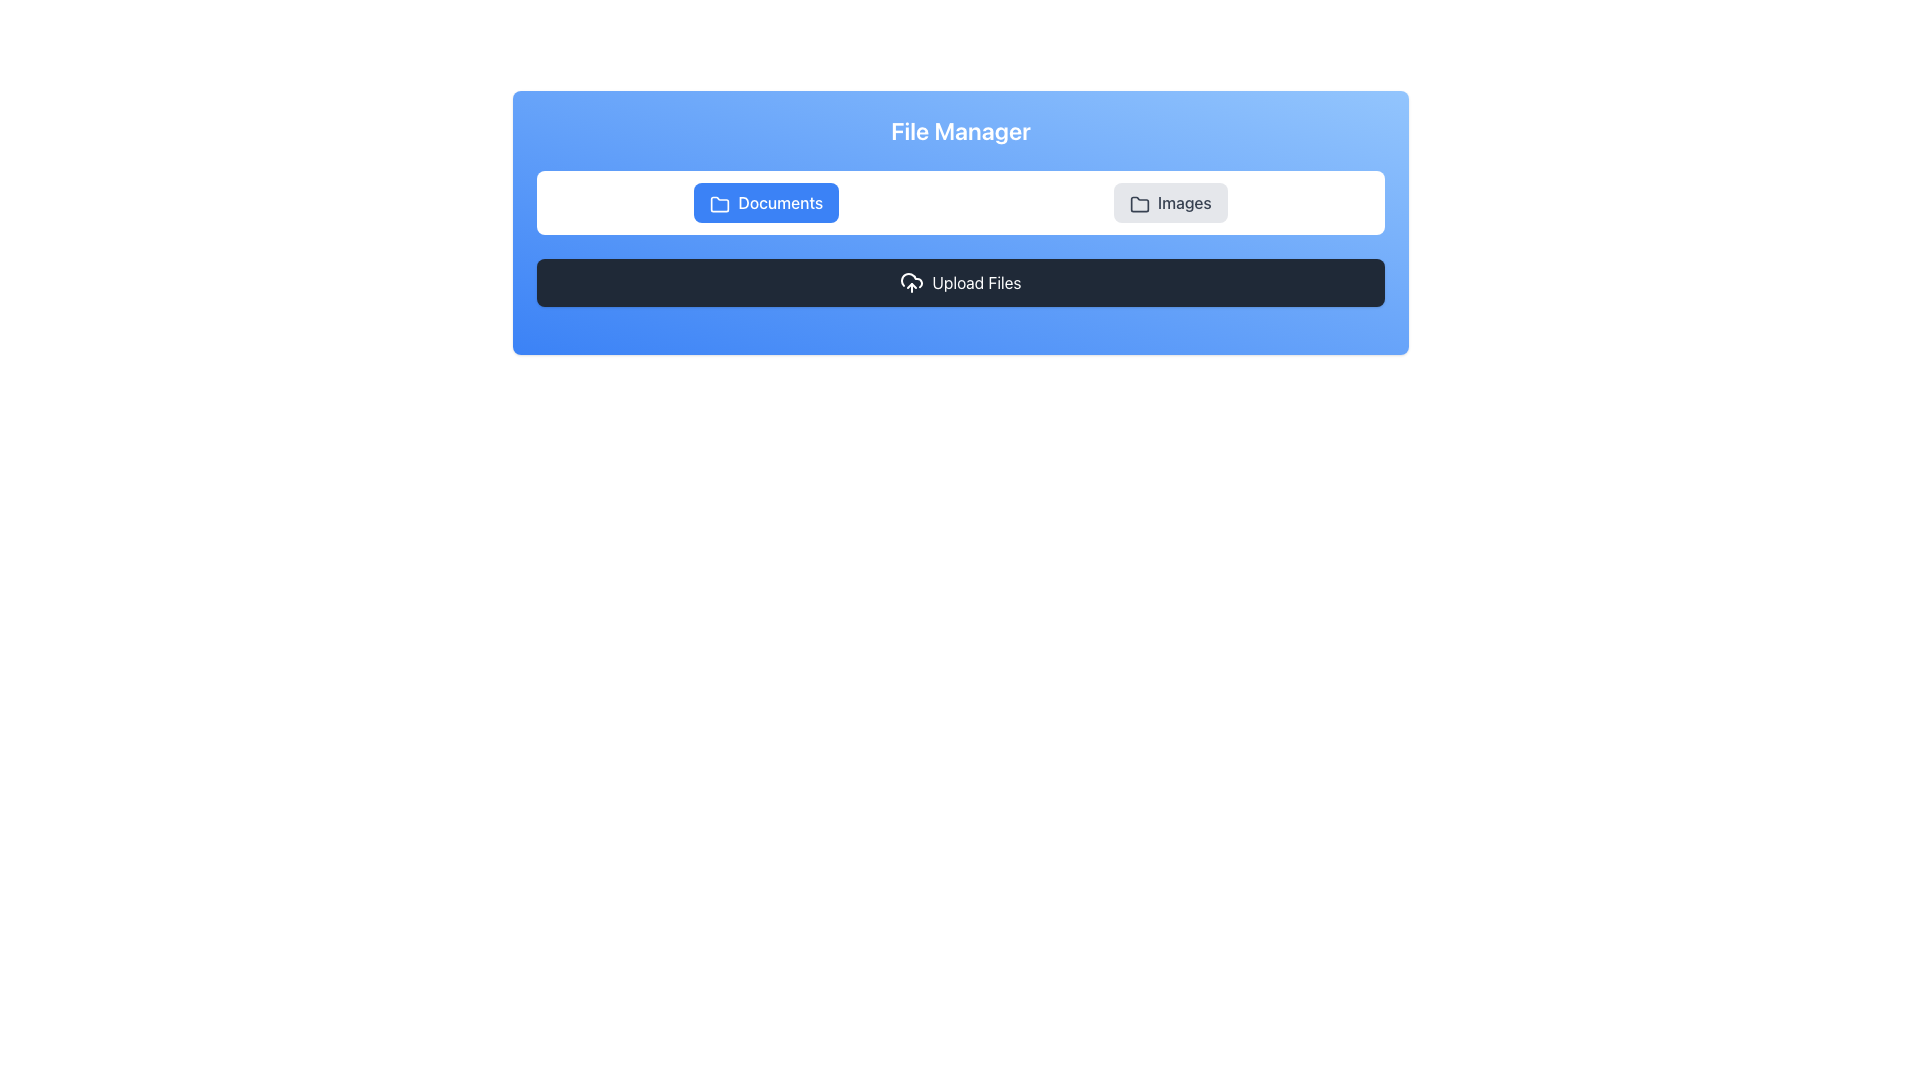 The width and height of the screenshot is (1920, 1080). I want to click on the folder icon that signifies the 'Images' section, aiding users in associating the label with a folder of image files, so click(1139, 204).